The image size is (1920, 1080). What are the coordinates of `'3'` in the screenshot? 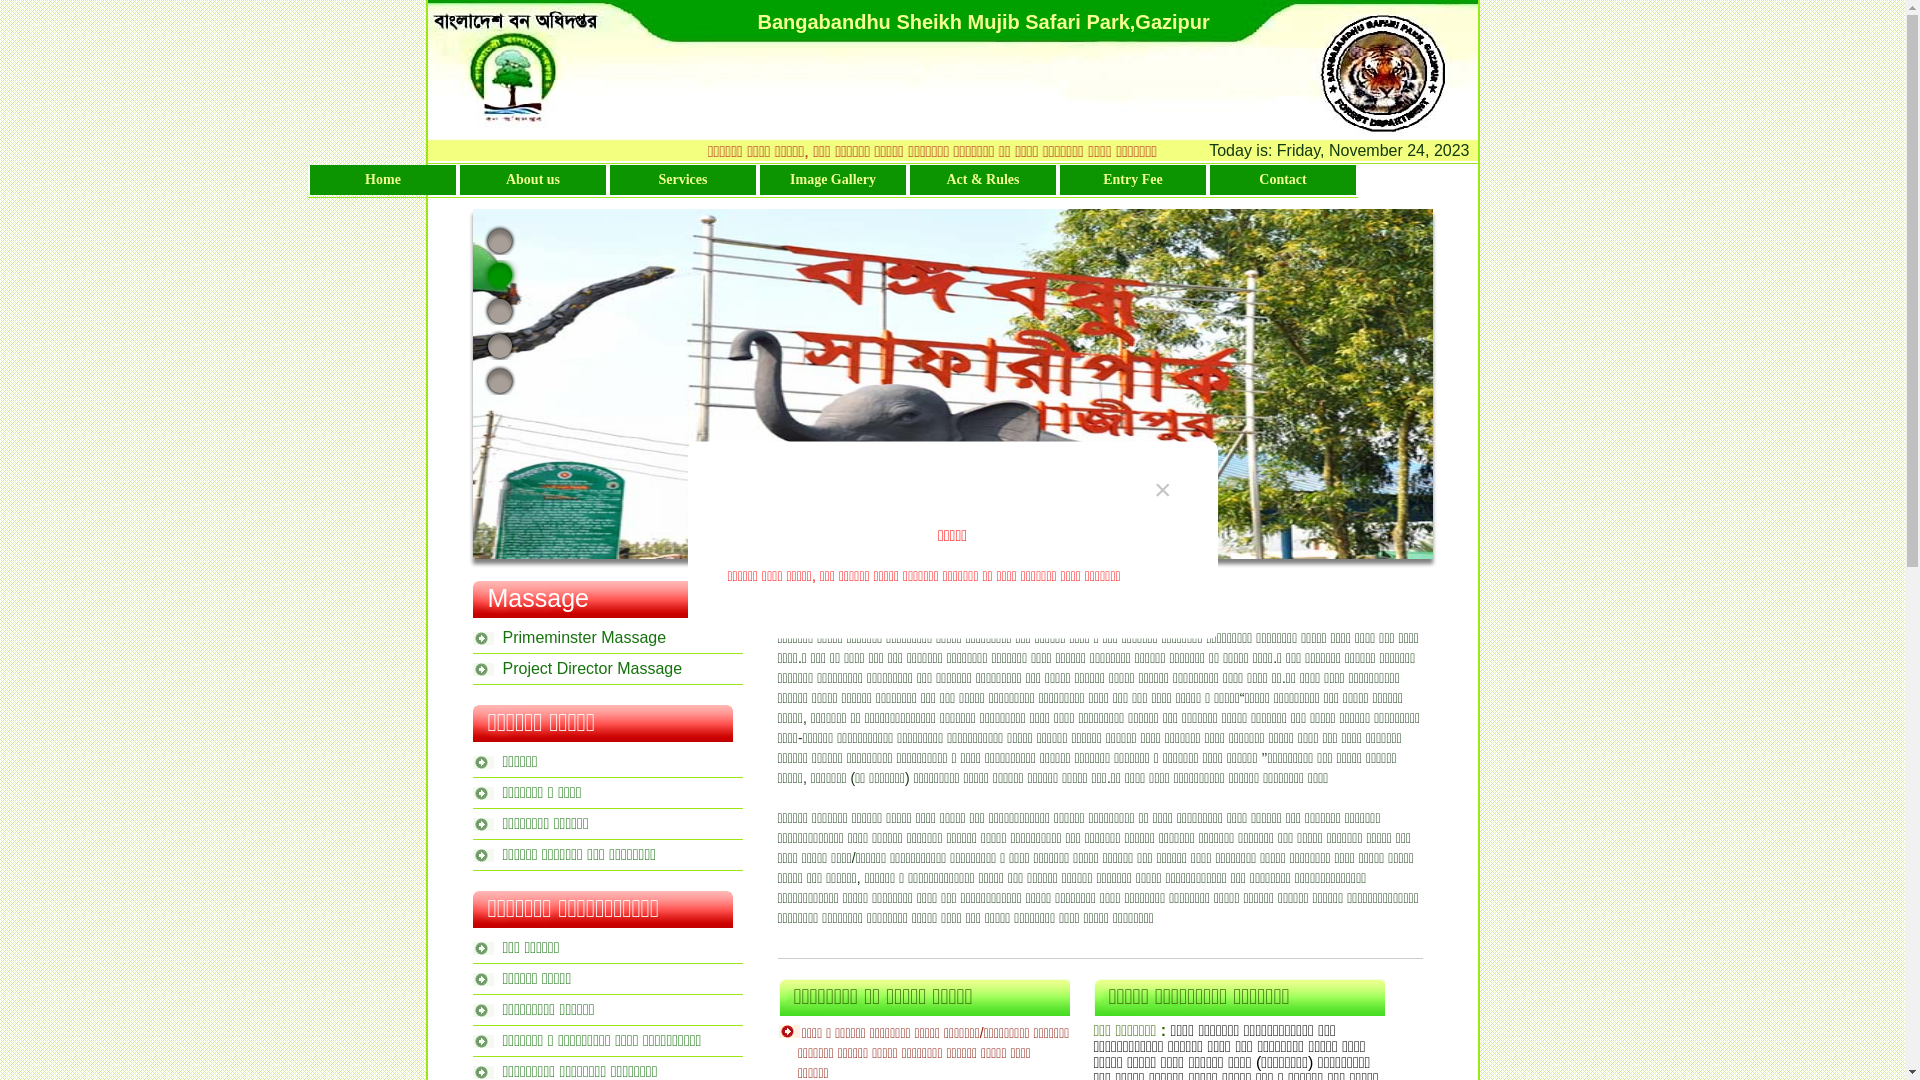 It's located at (499, 309).